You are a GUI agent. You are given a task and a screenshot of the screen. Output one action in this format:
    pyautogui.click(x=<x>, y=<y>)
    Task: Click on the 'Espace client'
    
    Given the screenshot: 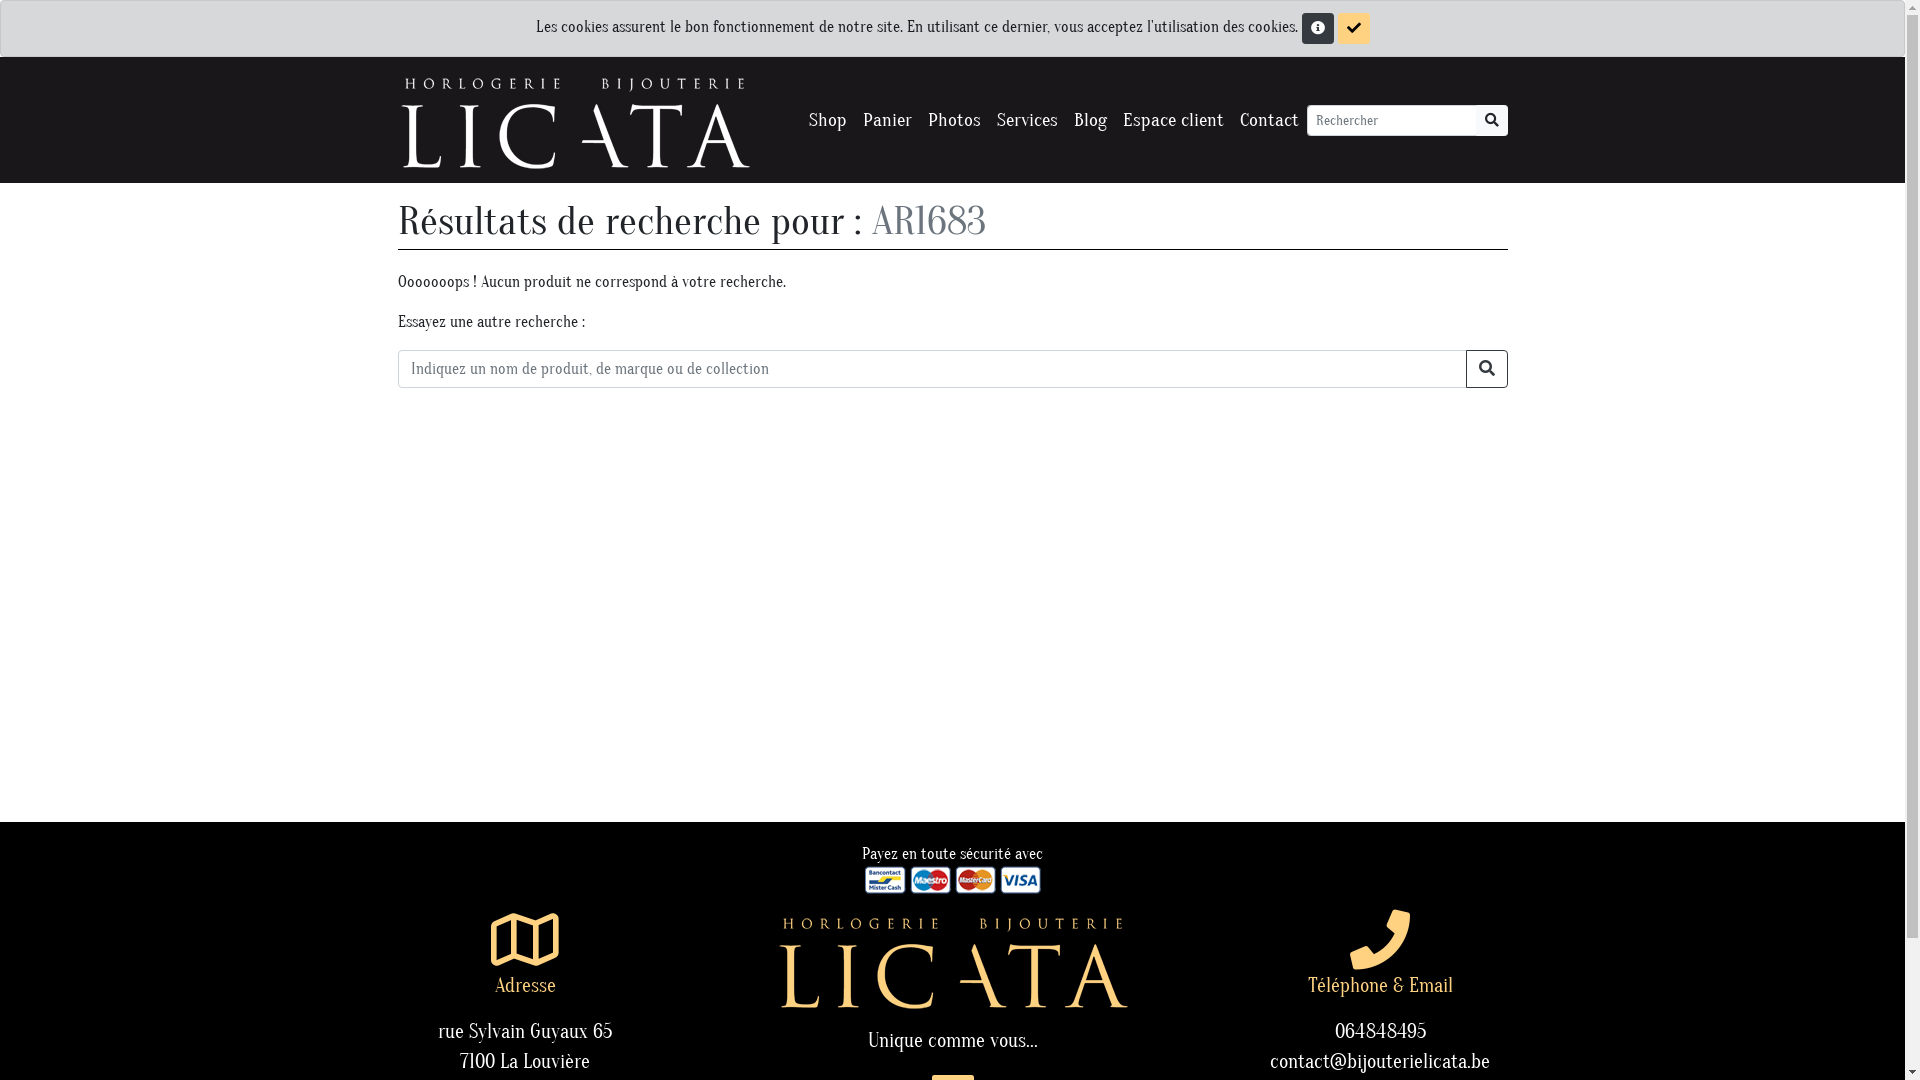 What is the action you would take?
    pyautogui.click(x=1172, y=120)
    